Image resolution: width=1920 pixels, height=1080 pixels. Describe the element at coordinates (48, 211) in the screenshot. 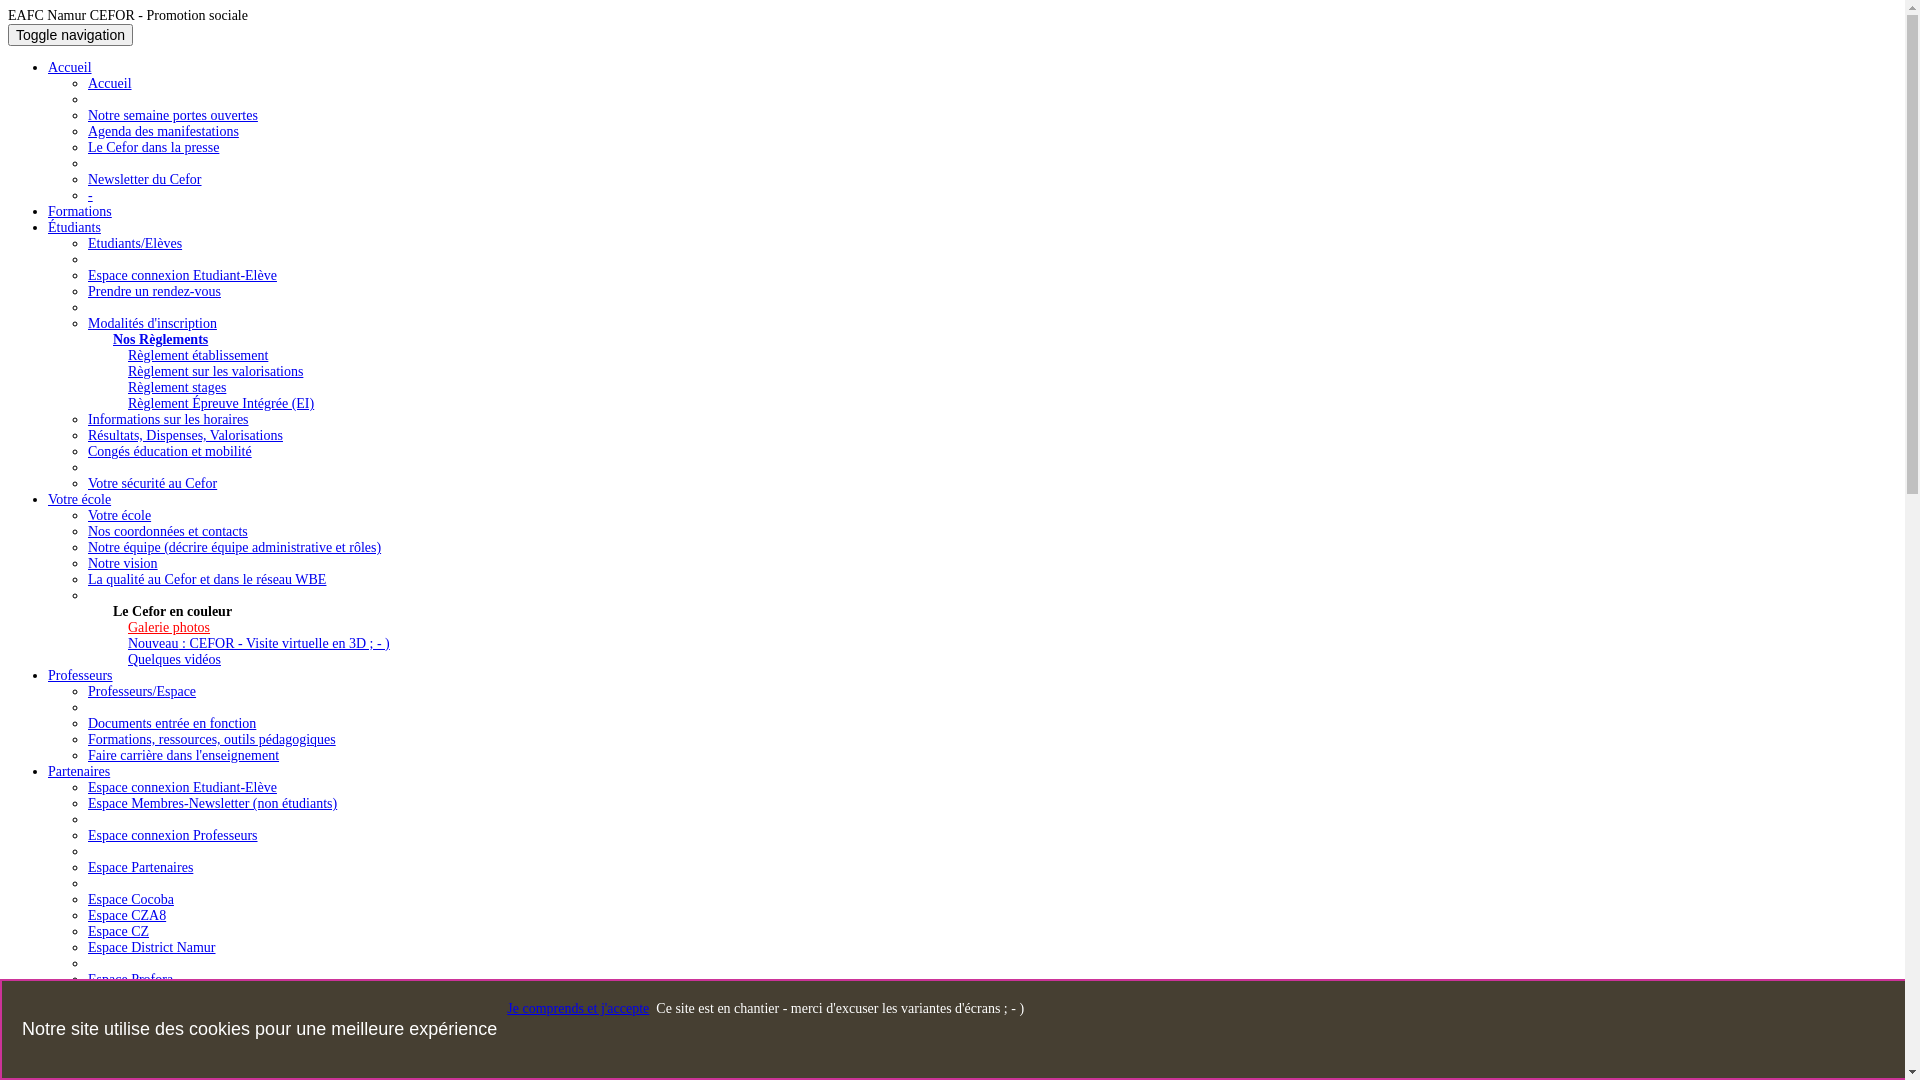

I see `'Formations'` at that location.